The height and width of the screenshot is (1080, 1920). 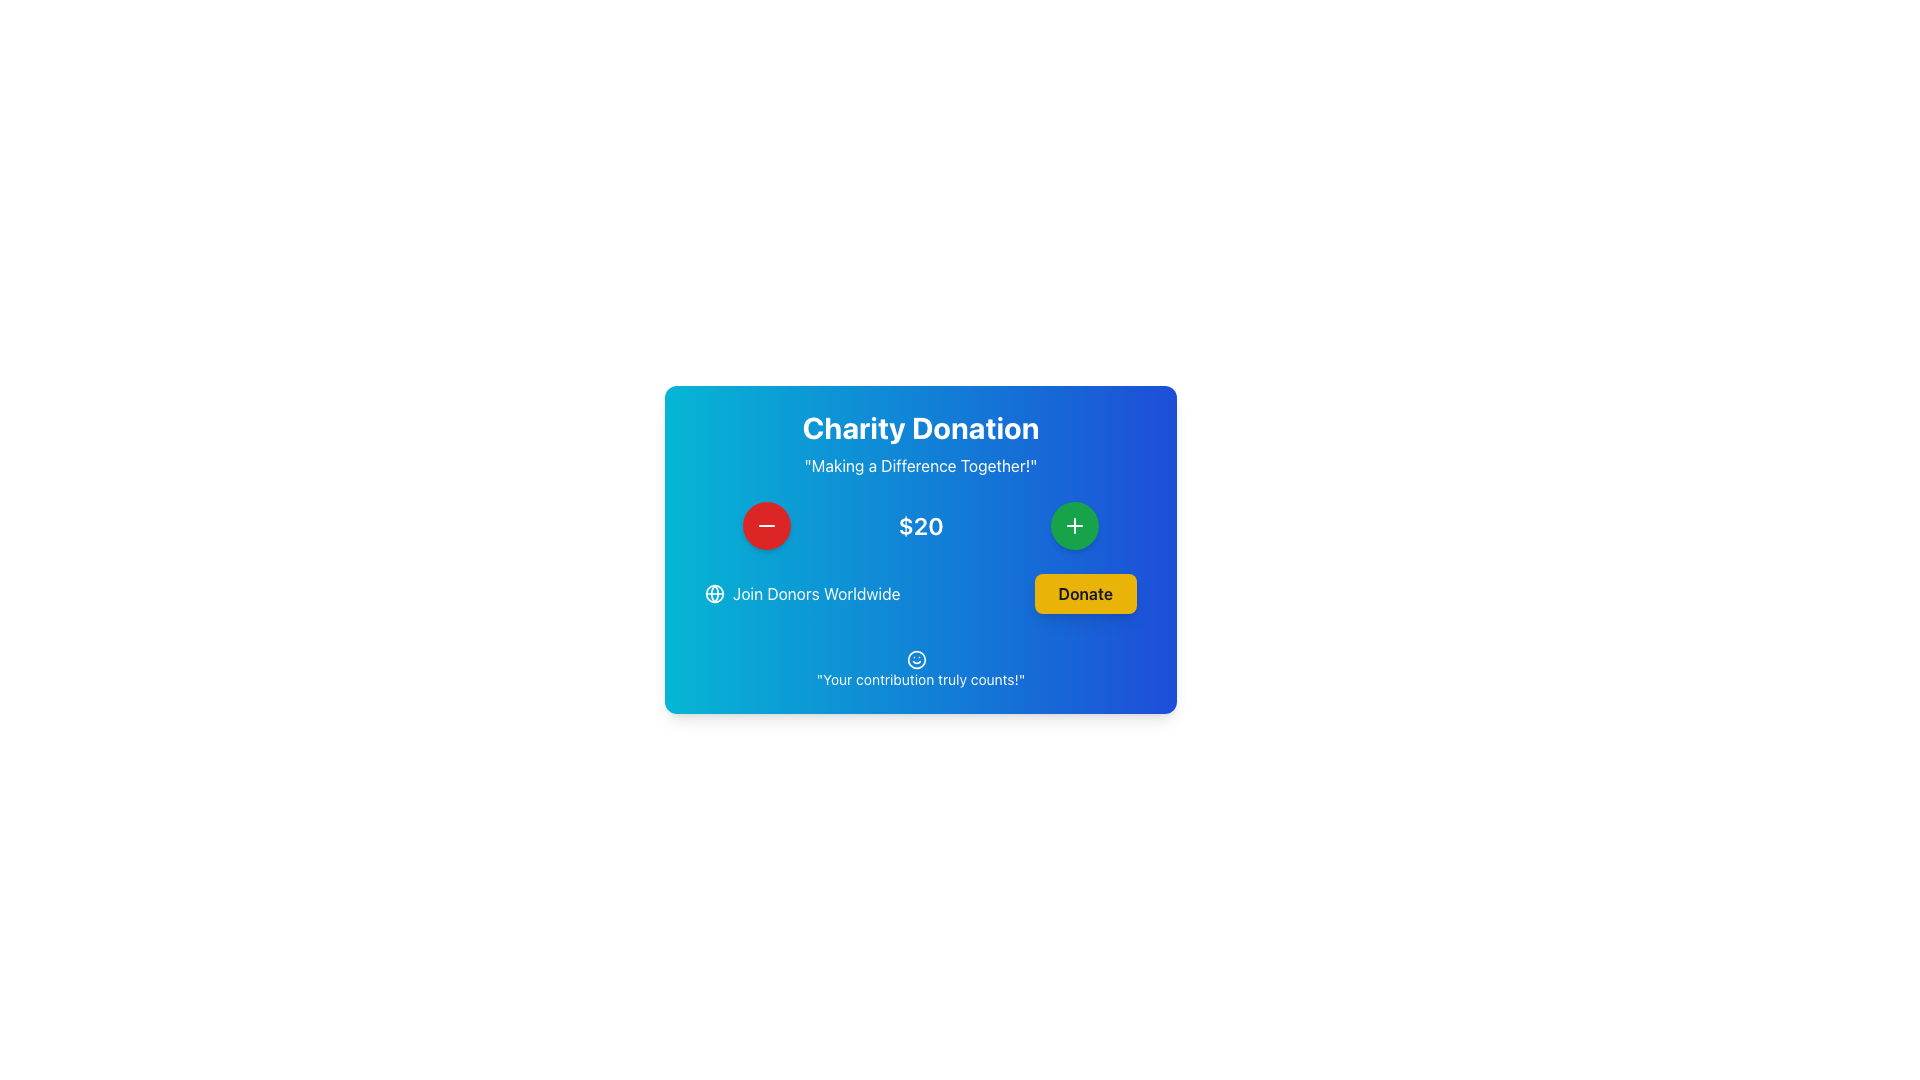 I want to click on the title and subtitle text block at the top section of the card layout, so click(x=920, y=442).